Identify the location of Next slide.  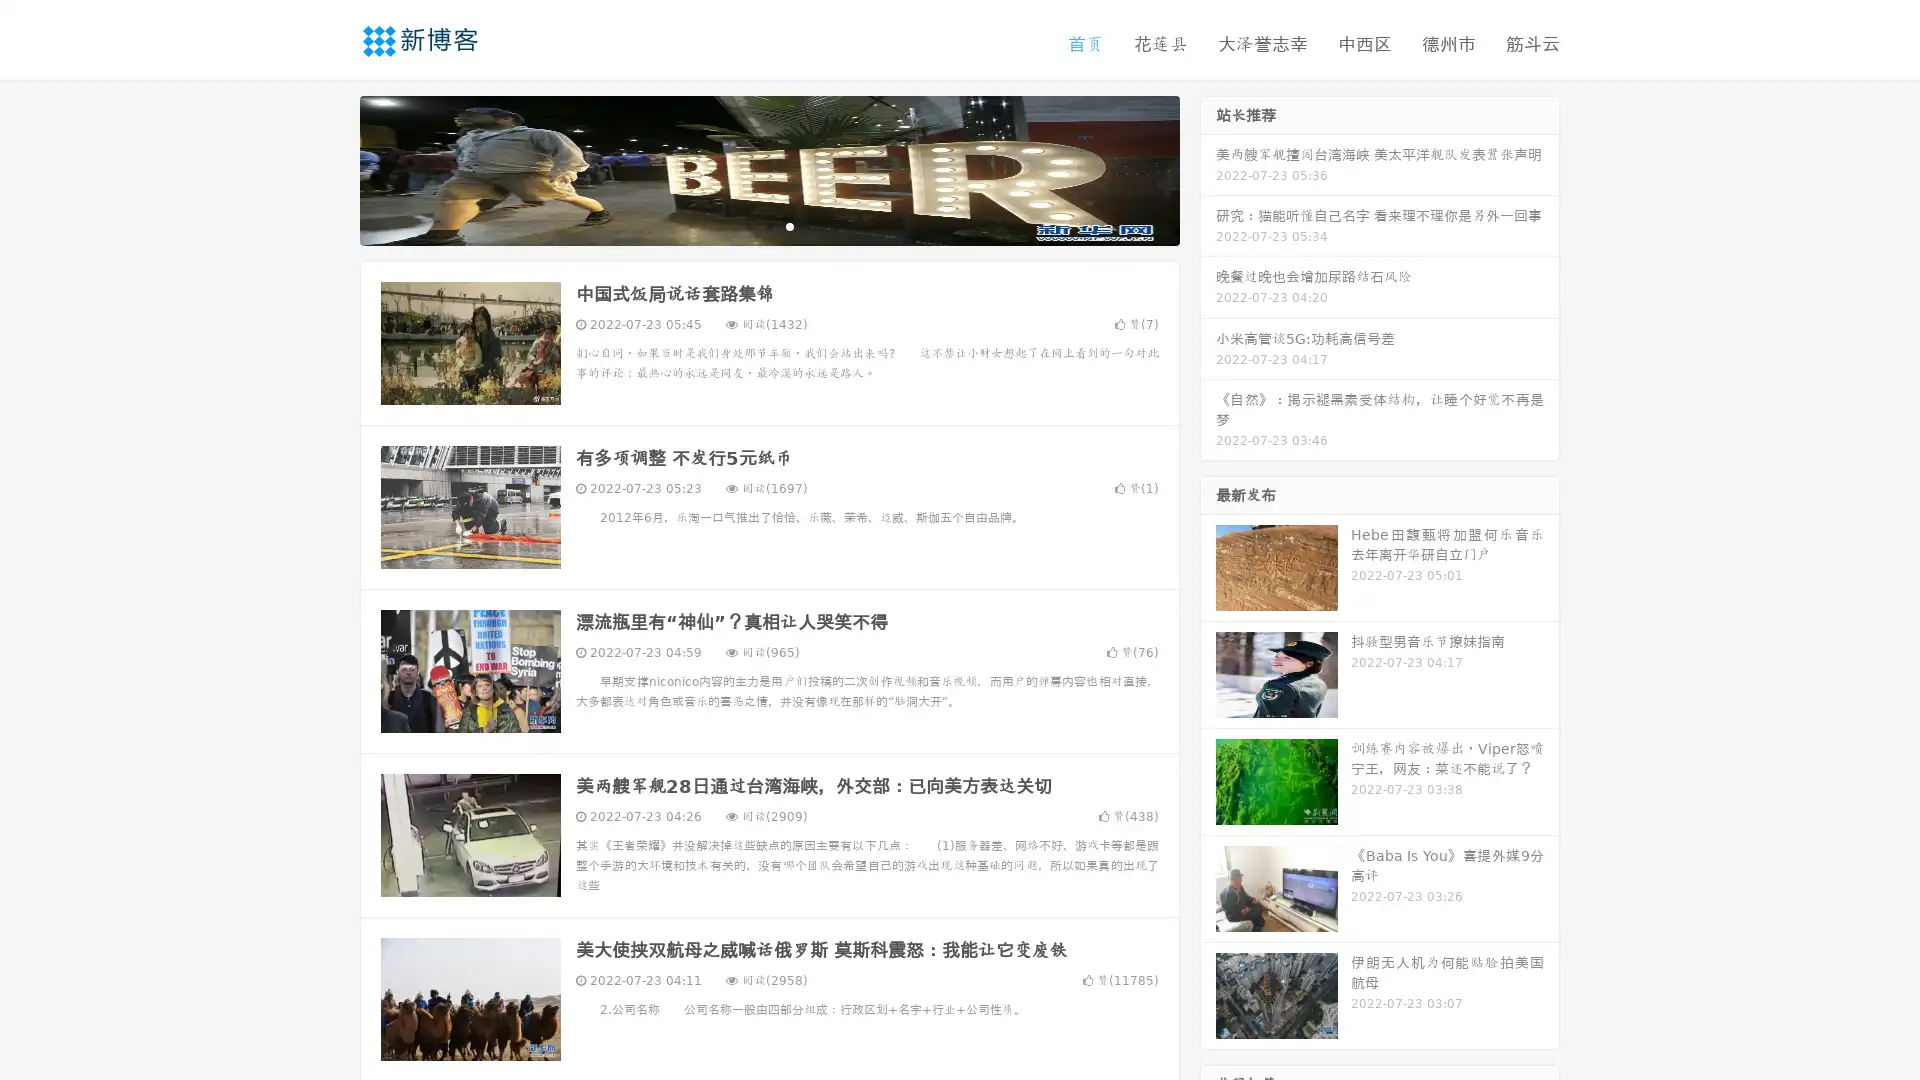
(1208, 168).